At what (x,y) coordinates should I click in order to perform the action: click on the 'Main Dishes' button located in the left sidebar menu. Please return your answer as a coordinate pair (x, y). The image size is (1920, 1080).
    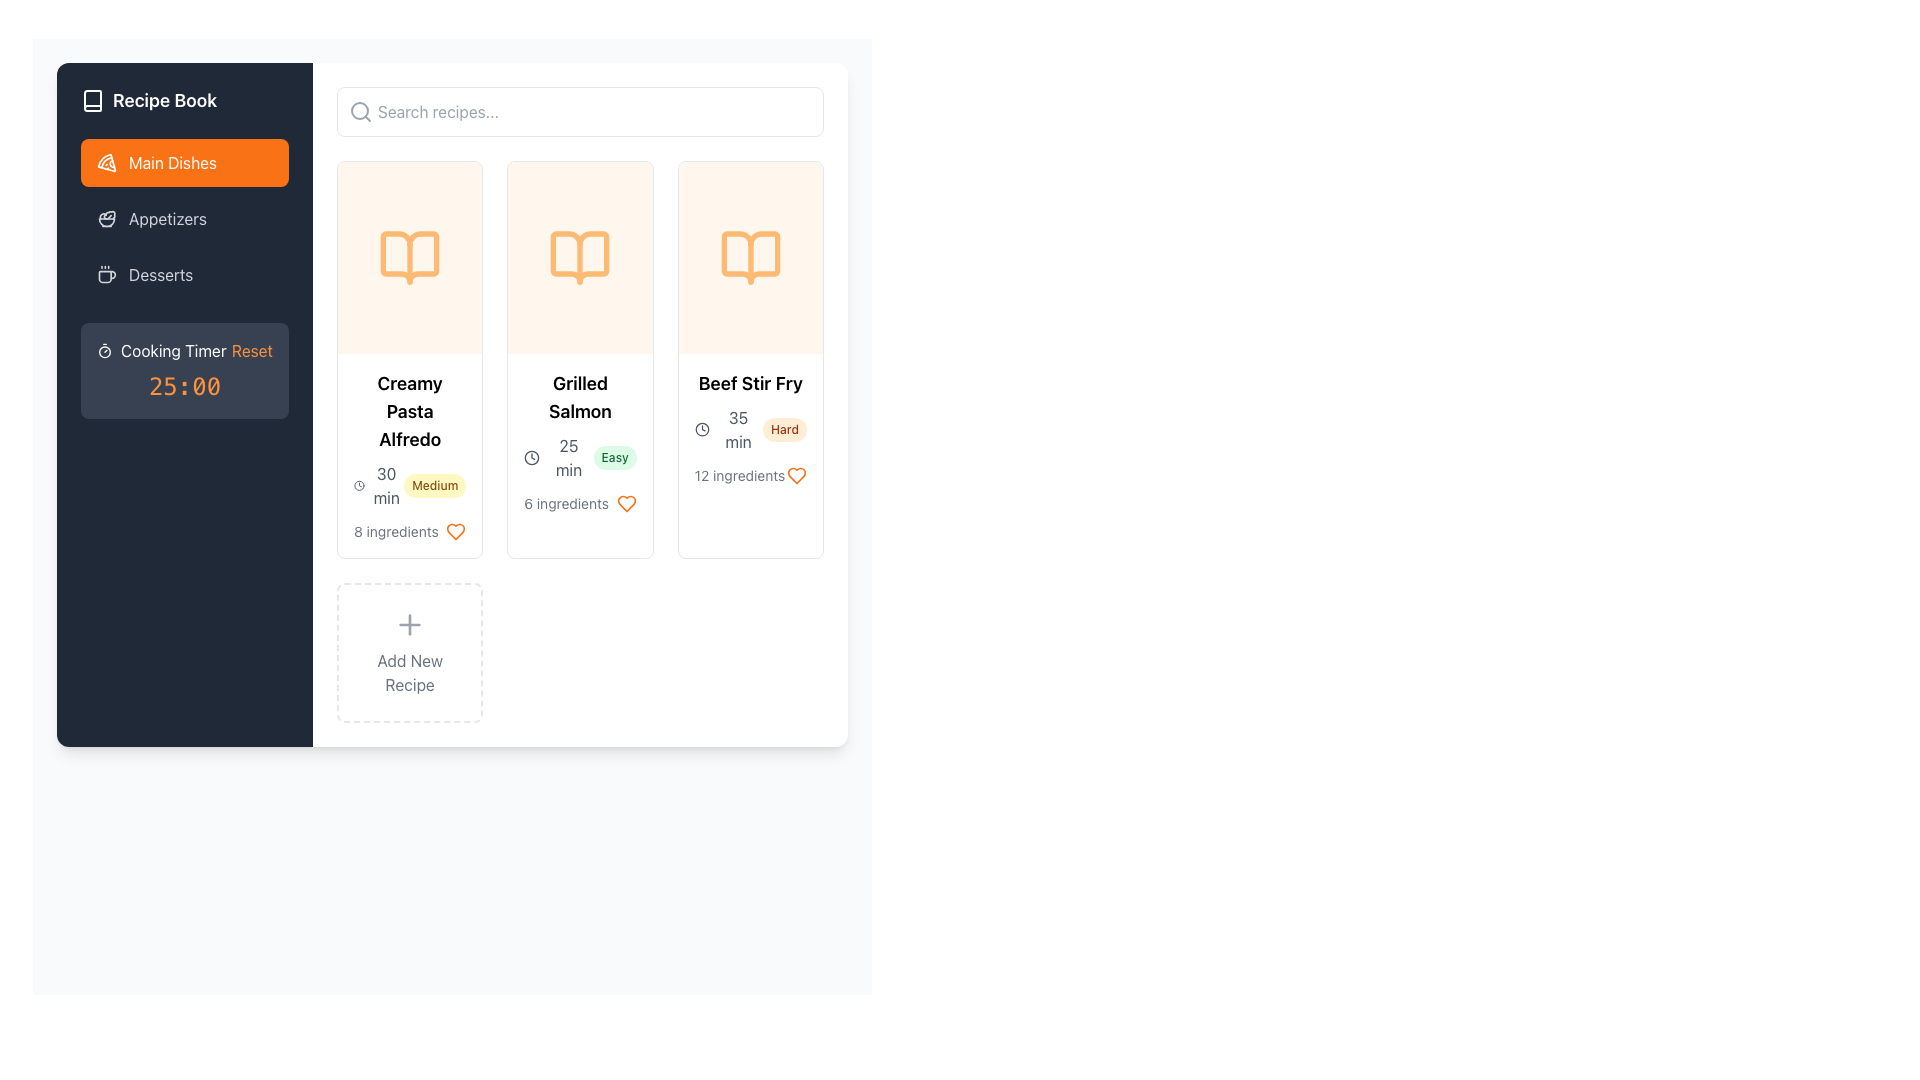
    Looking at the image, I should click on (185, 161).